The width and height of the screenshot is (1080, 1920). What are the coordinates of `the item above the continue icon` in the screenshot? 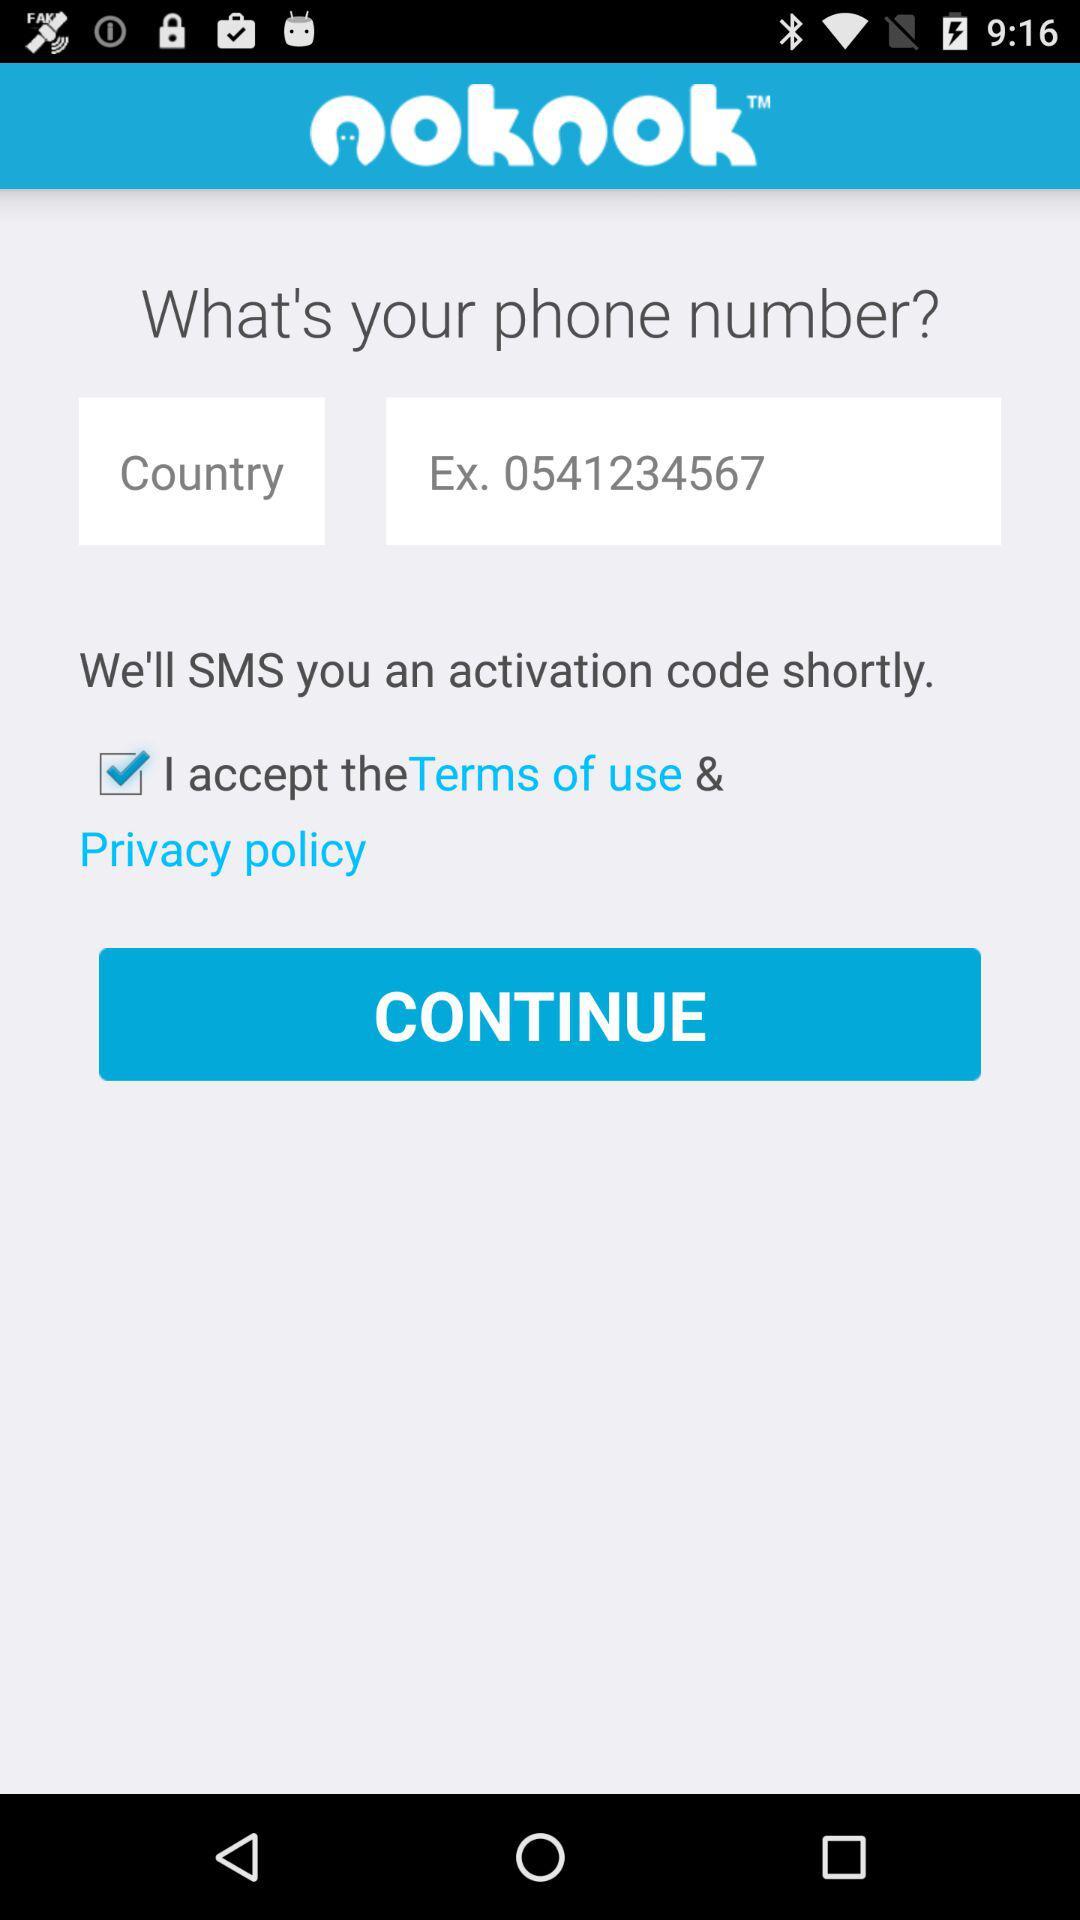 It's located at (545, 771).